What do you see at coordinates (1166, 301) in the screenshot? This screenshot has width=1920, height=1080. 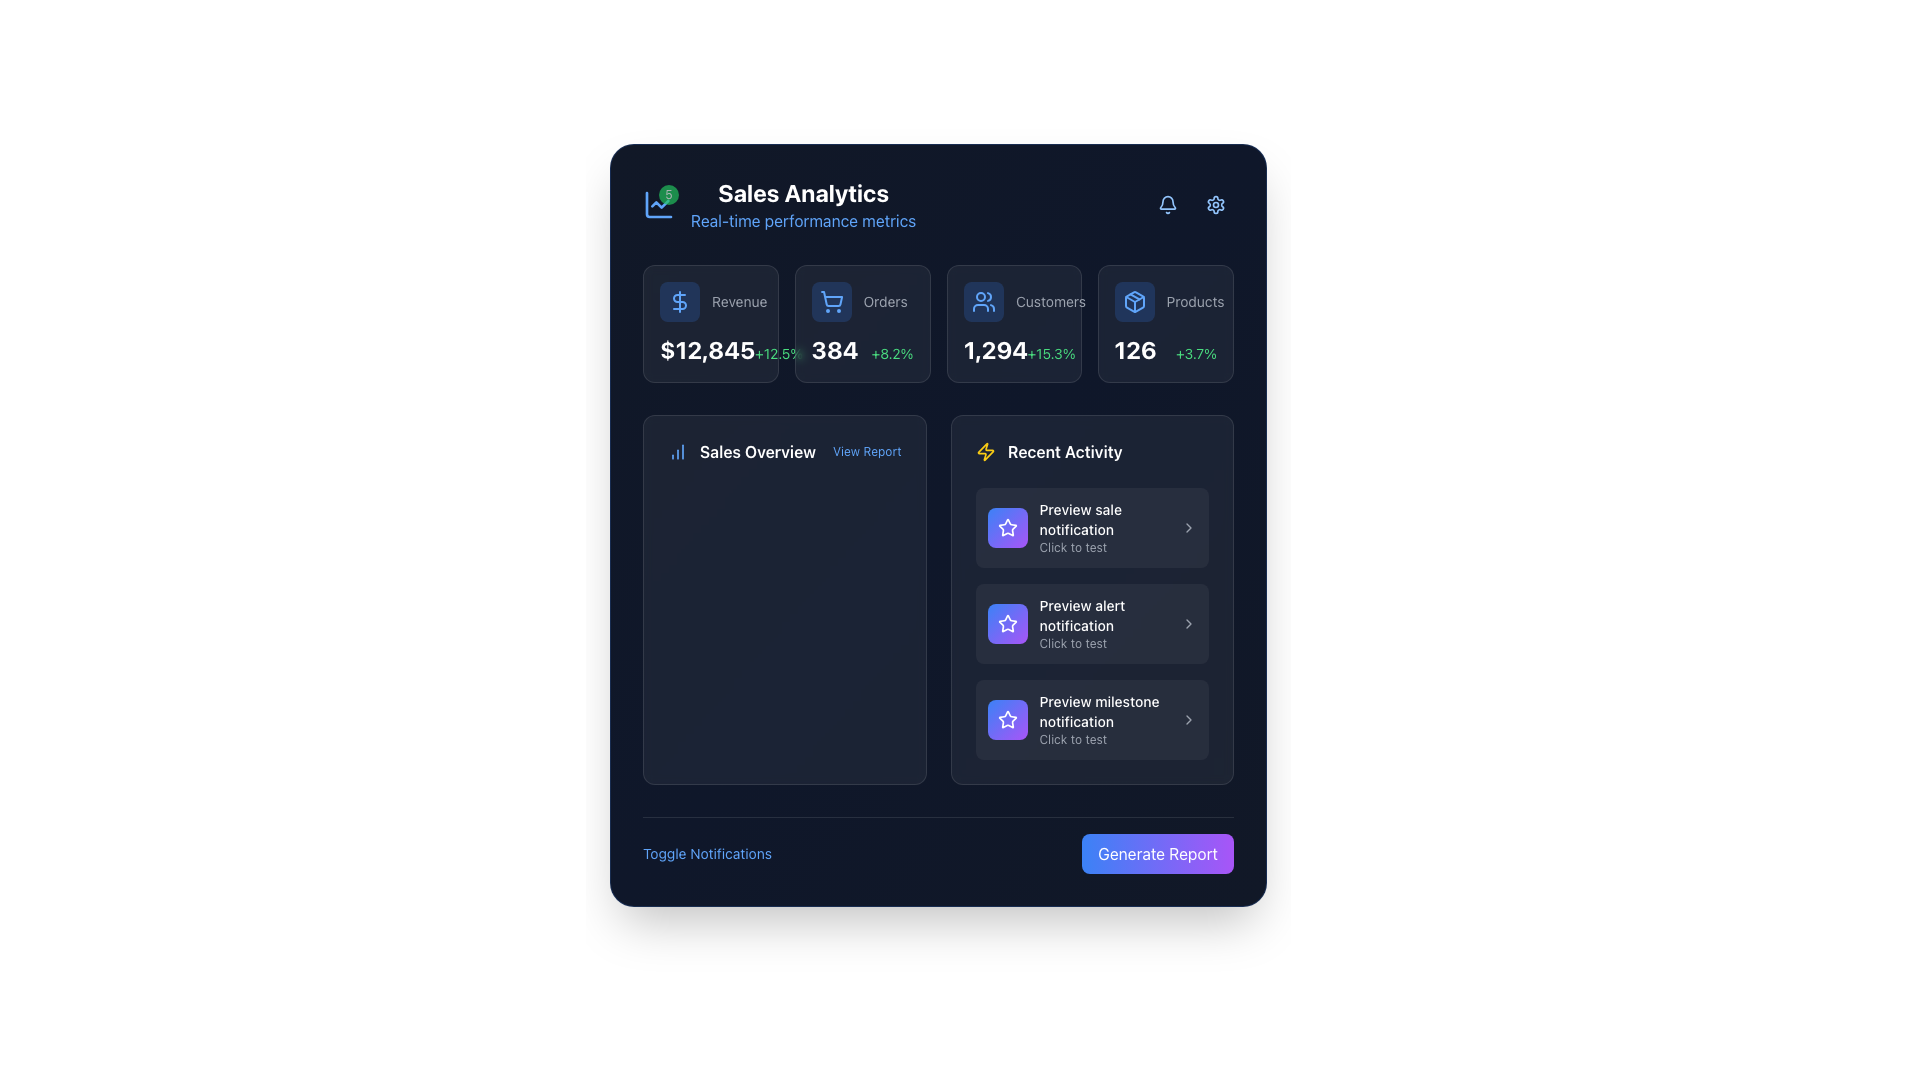 I see `the Label with Icon that displays a blue package box icon next to the text 'Products' in gray, located at the top-right corner of the dashboard interface within the statistics card` at bounding box center [1166, 301].